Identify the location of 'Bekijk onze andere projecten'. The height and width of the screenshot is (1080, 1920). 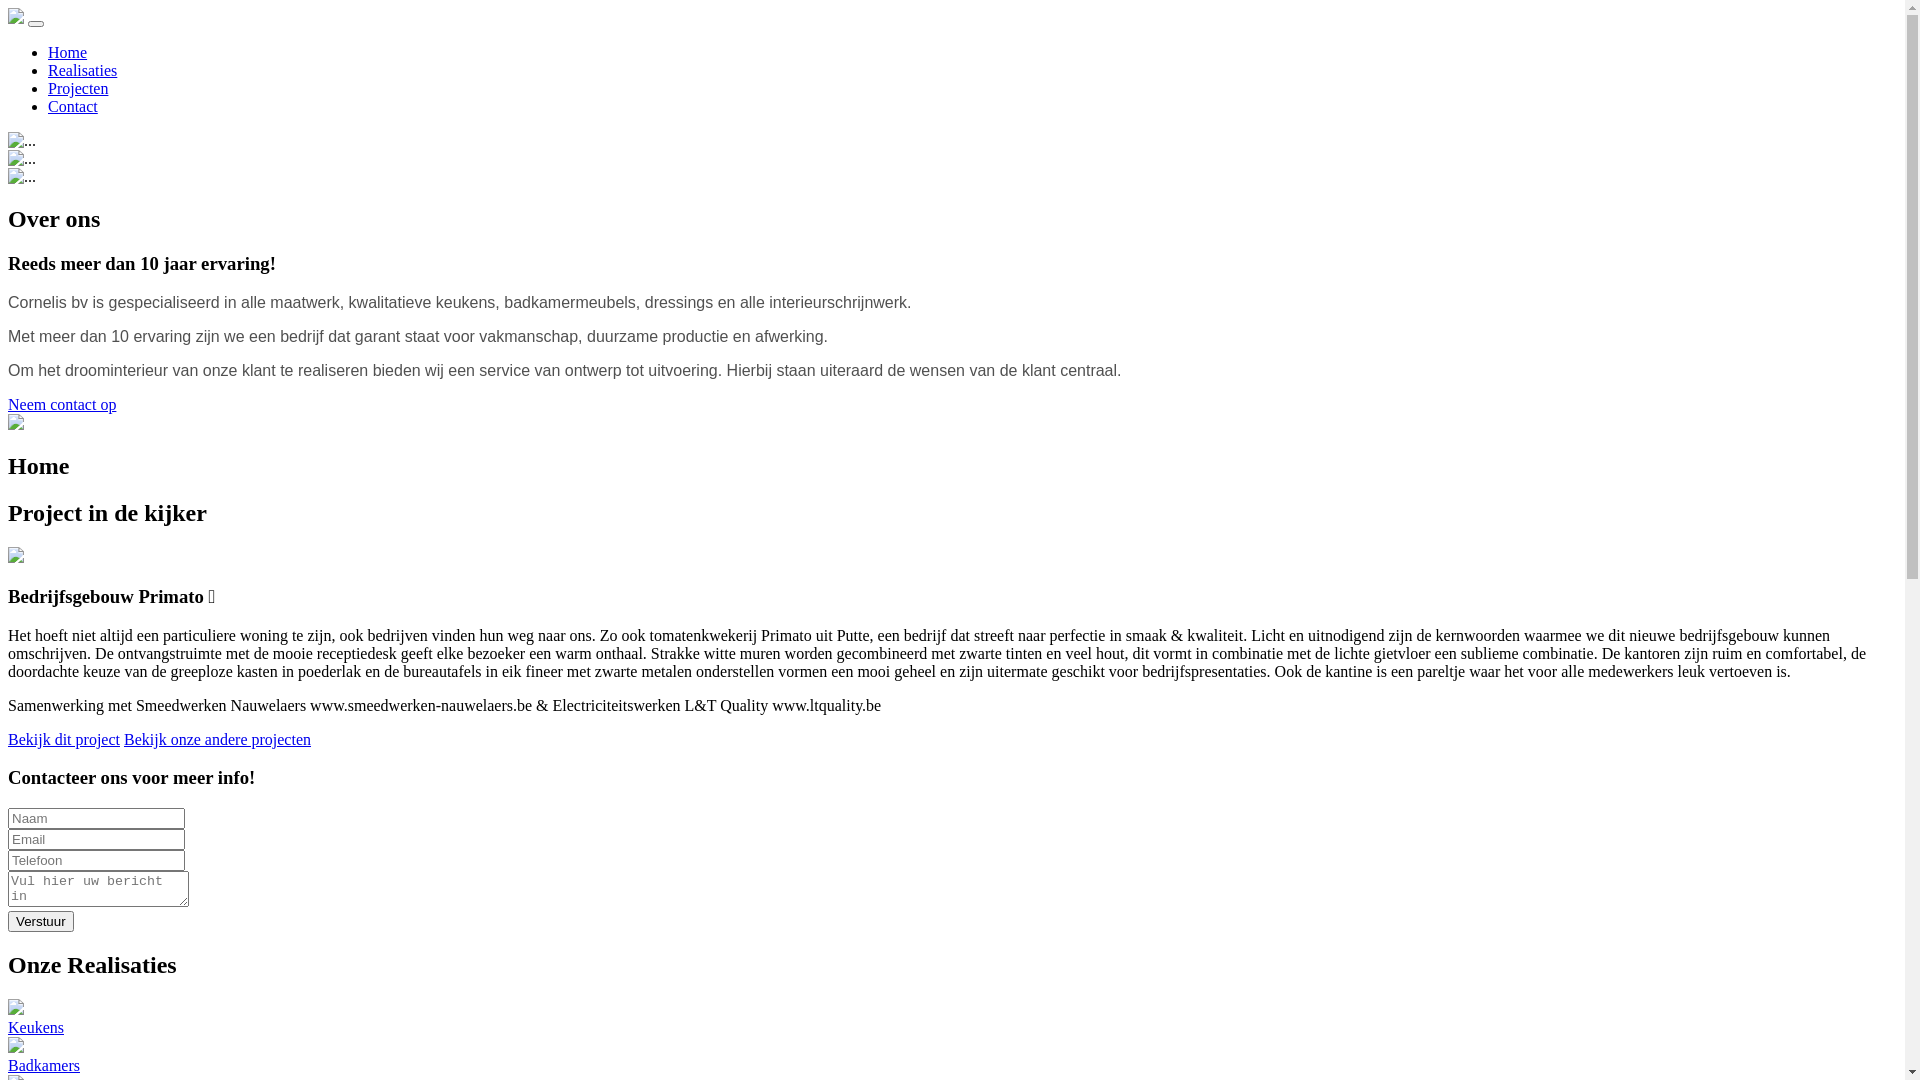
(217, 739).